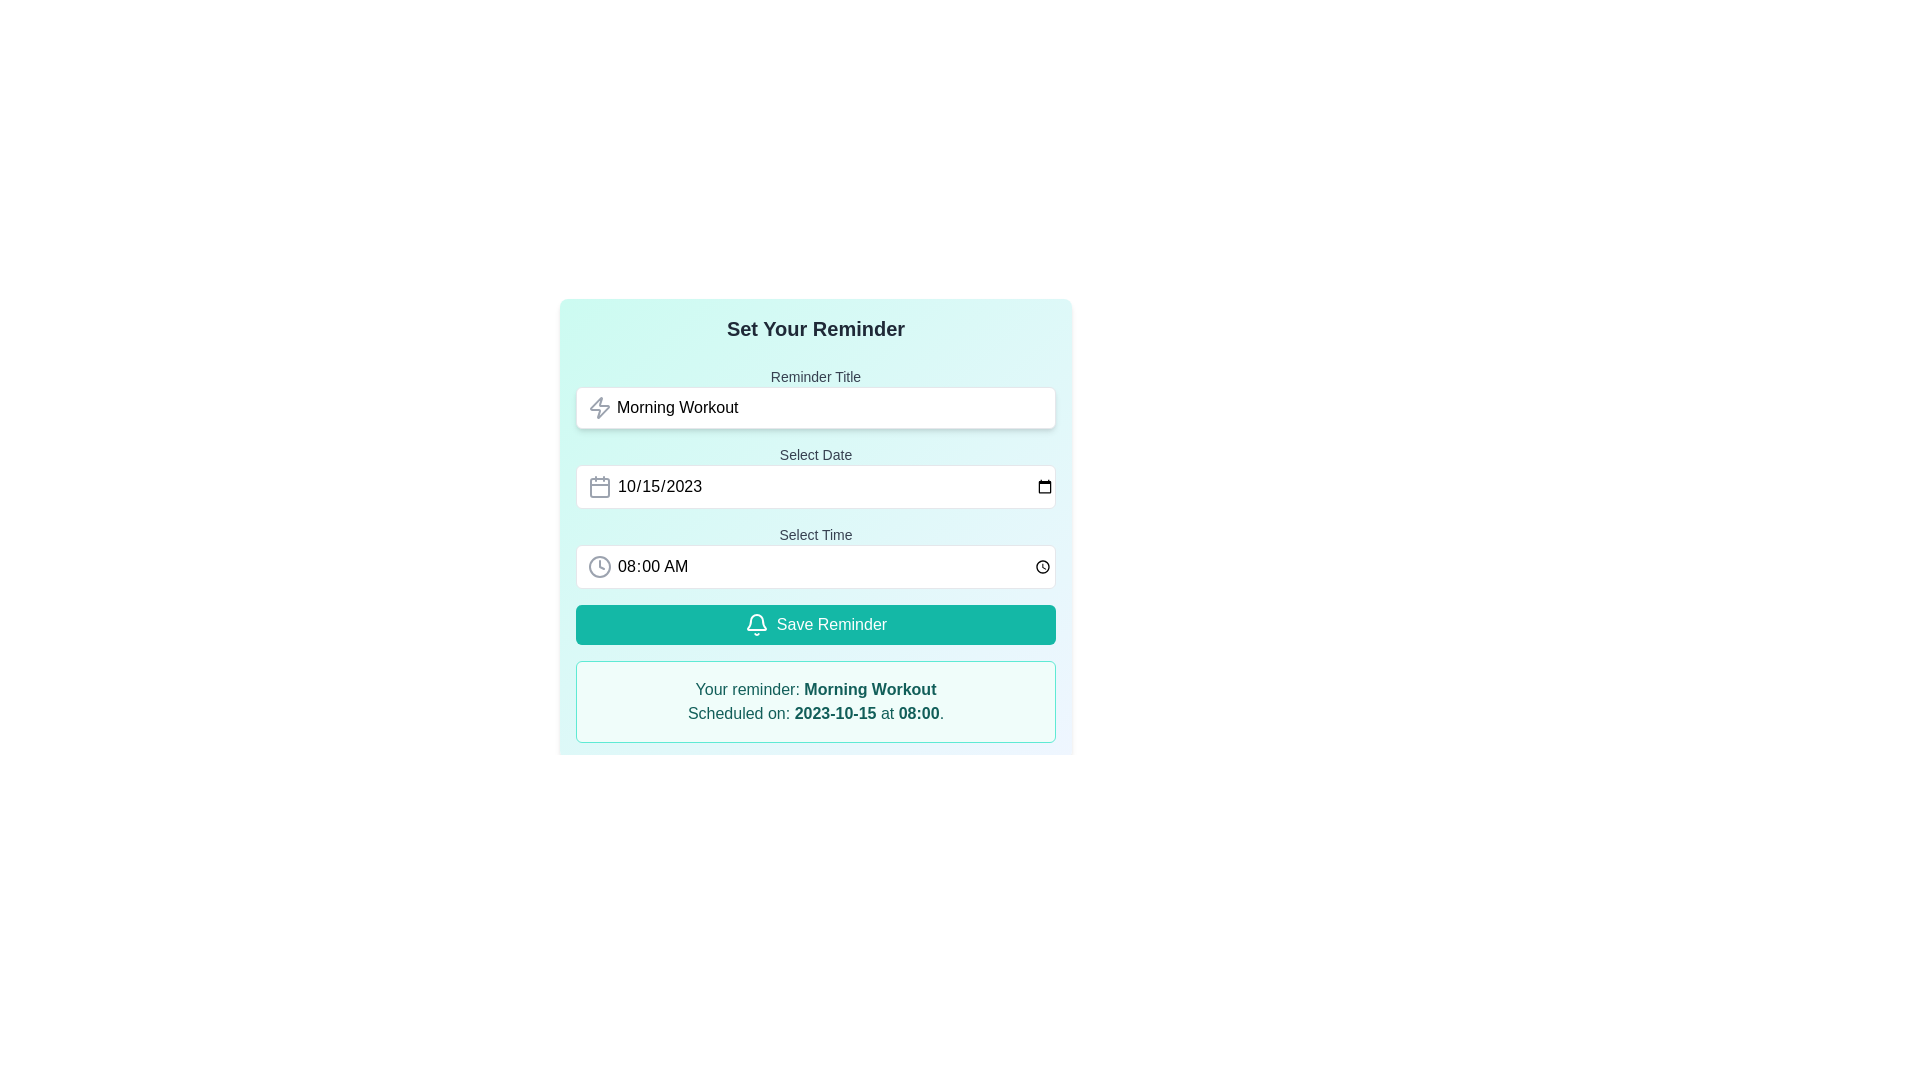  Describe the element at coordinates (755, 623) in the screenshot. I see `the bell icon, which is a minimalistic outline design located within a turquoise button next to the 'Save Reminder' text` at that location.